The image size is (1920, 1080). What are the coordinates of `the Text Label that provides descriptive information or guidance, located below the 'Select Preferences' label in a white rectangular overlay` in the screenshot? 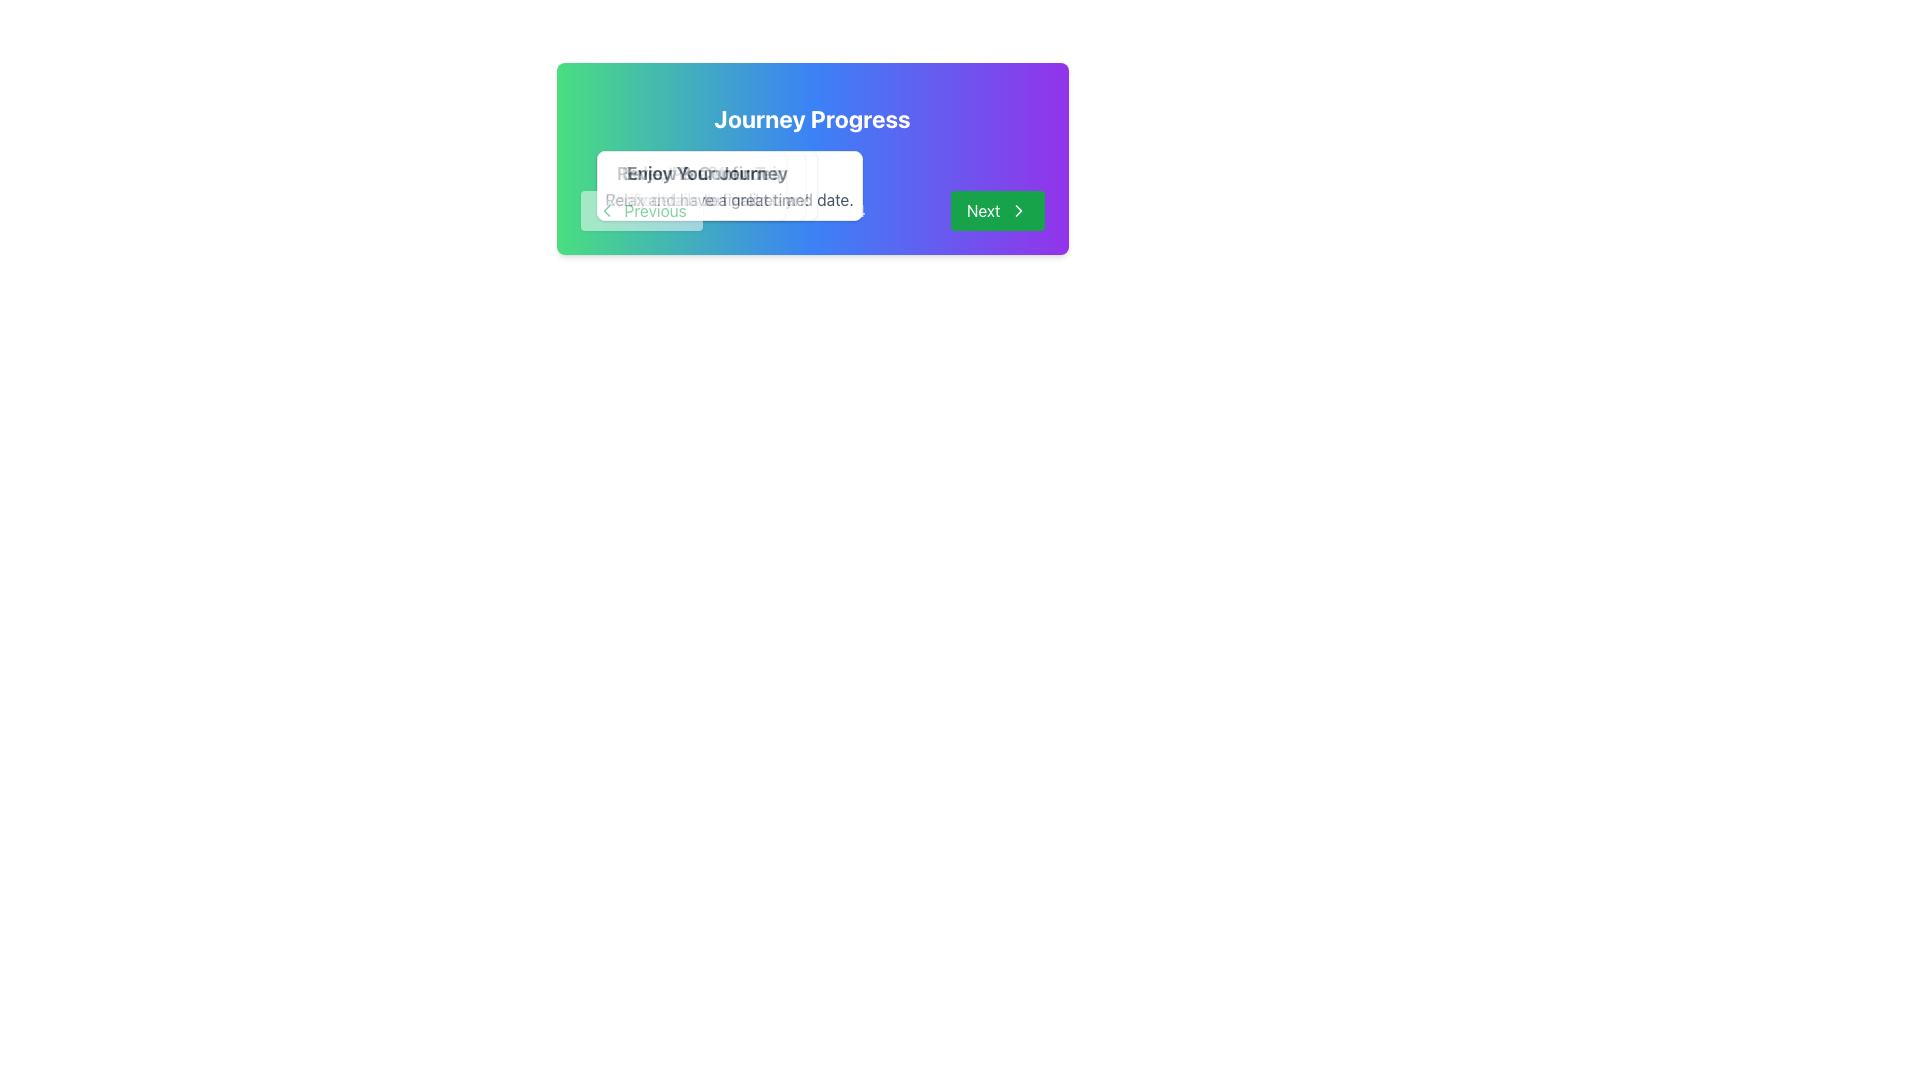 It's located at (700, 200).